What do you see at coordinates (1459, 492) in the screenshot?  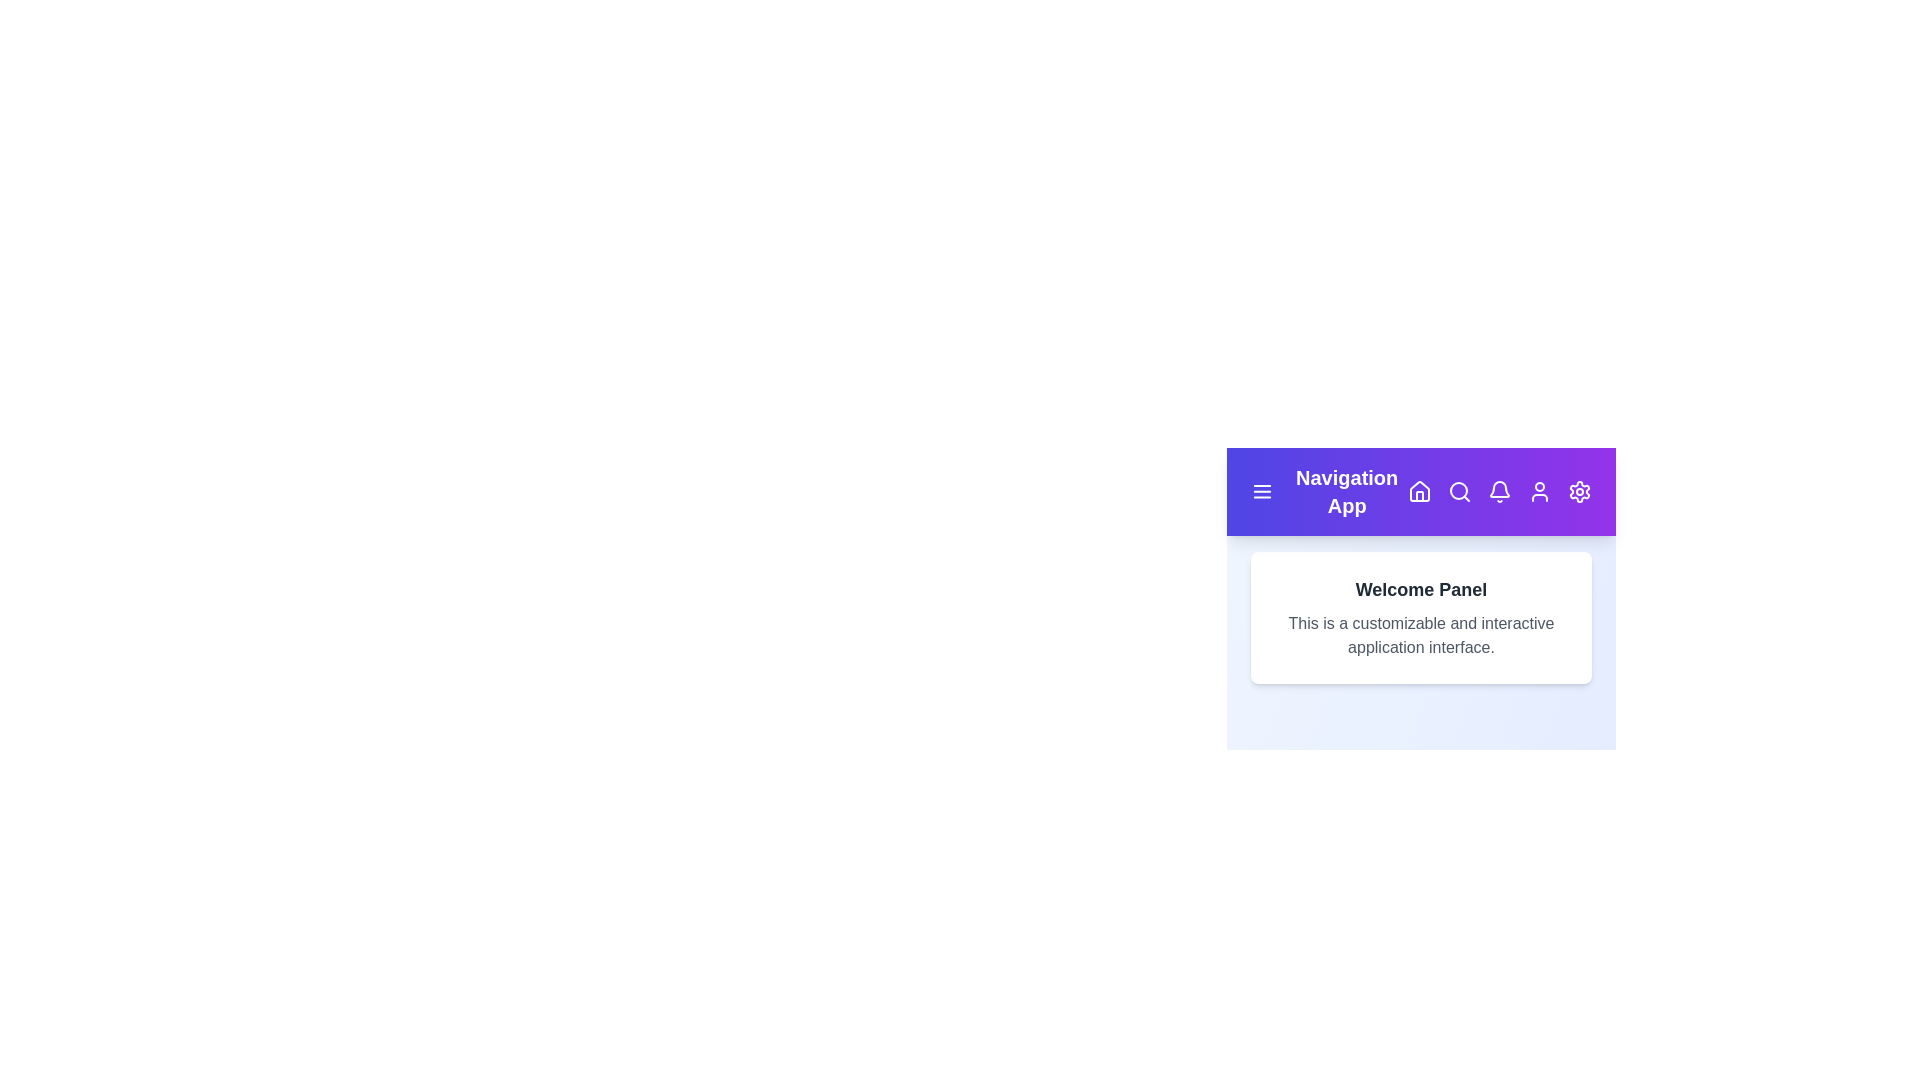 I see `the Search icon in the navigation bar to navigate to its respective section` at bounding box center [1459, 492].